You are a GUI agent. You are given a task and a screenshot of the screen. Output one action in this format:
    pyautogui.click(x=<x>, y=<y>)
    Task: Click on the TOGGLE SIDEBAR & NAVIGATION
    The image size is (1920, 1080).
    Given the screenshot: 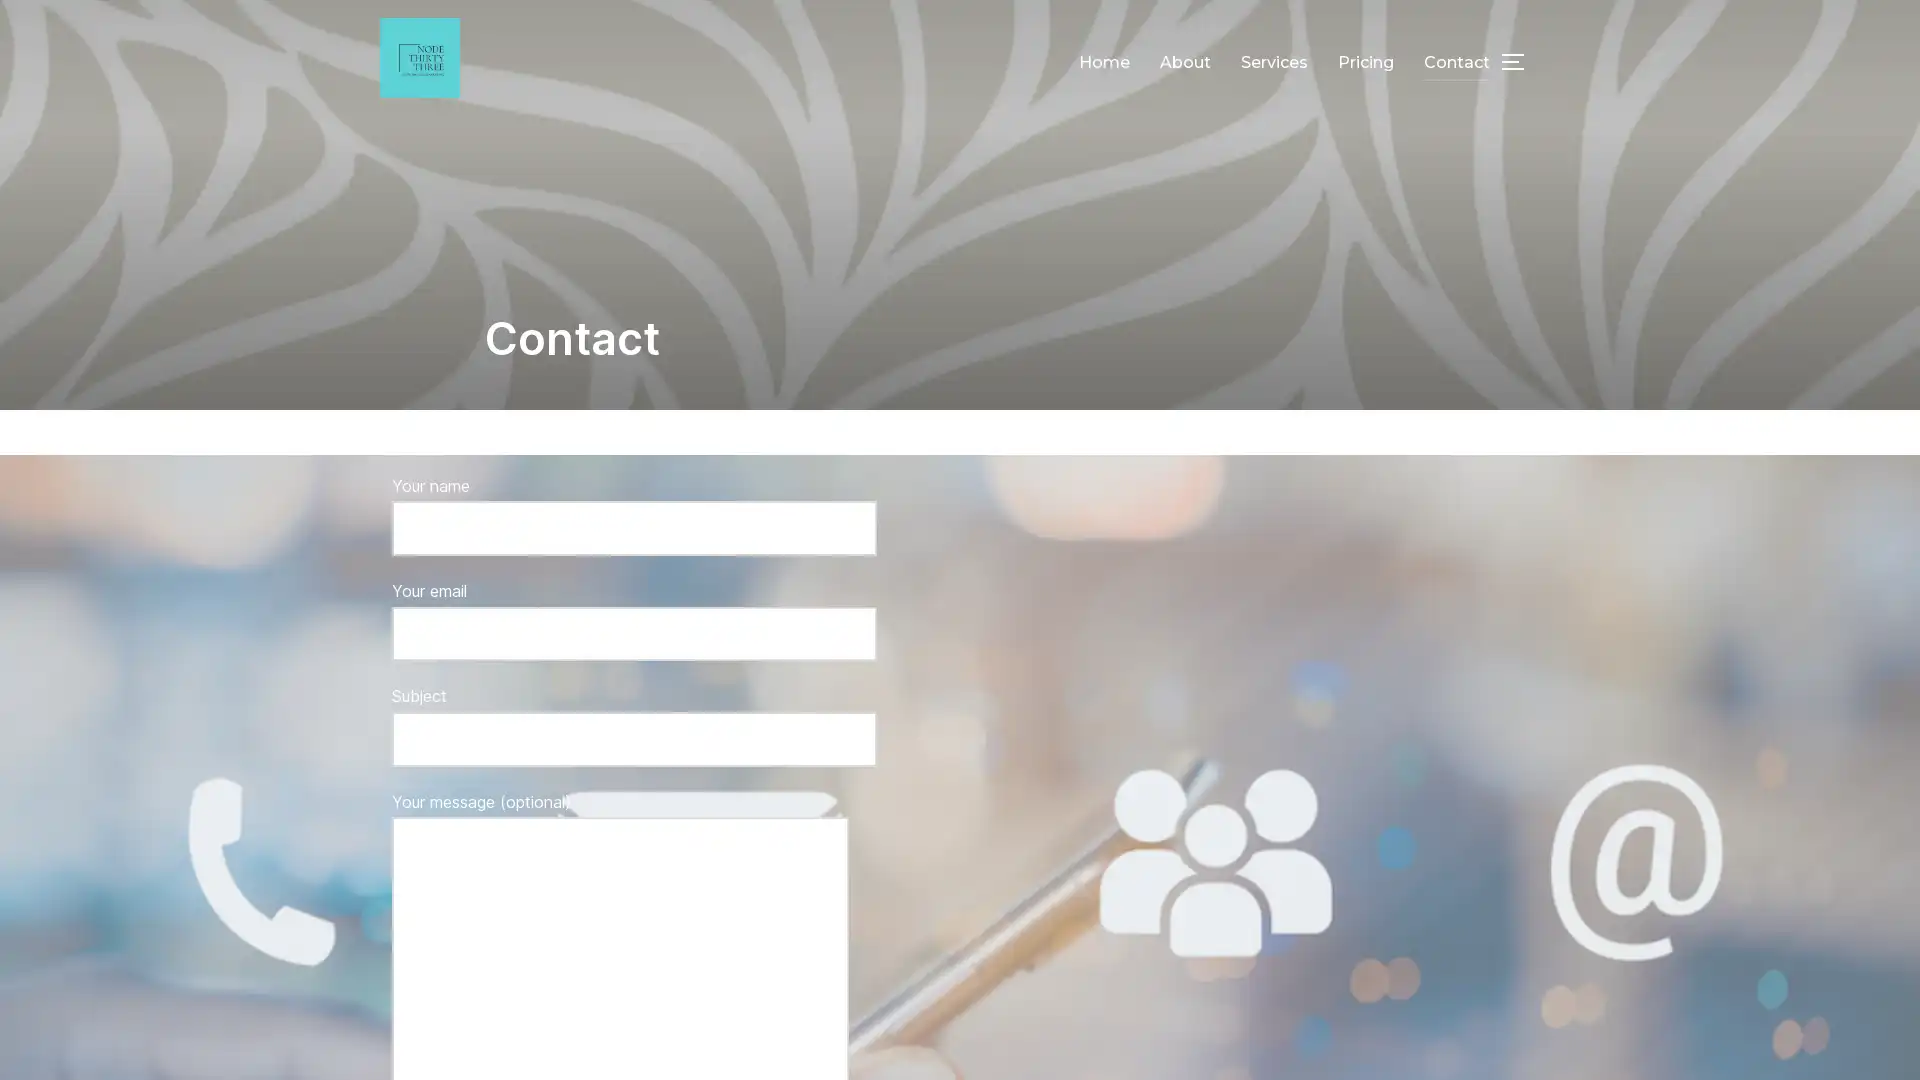 What is the action you would take?
    pyautogui.click(x=1520, y=60)
    